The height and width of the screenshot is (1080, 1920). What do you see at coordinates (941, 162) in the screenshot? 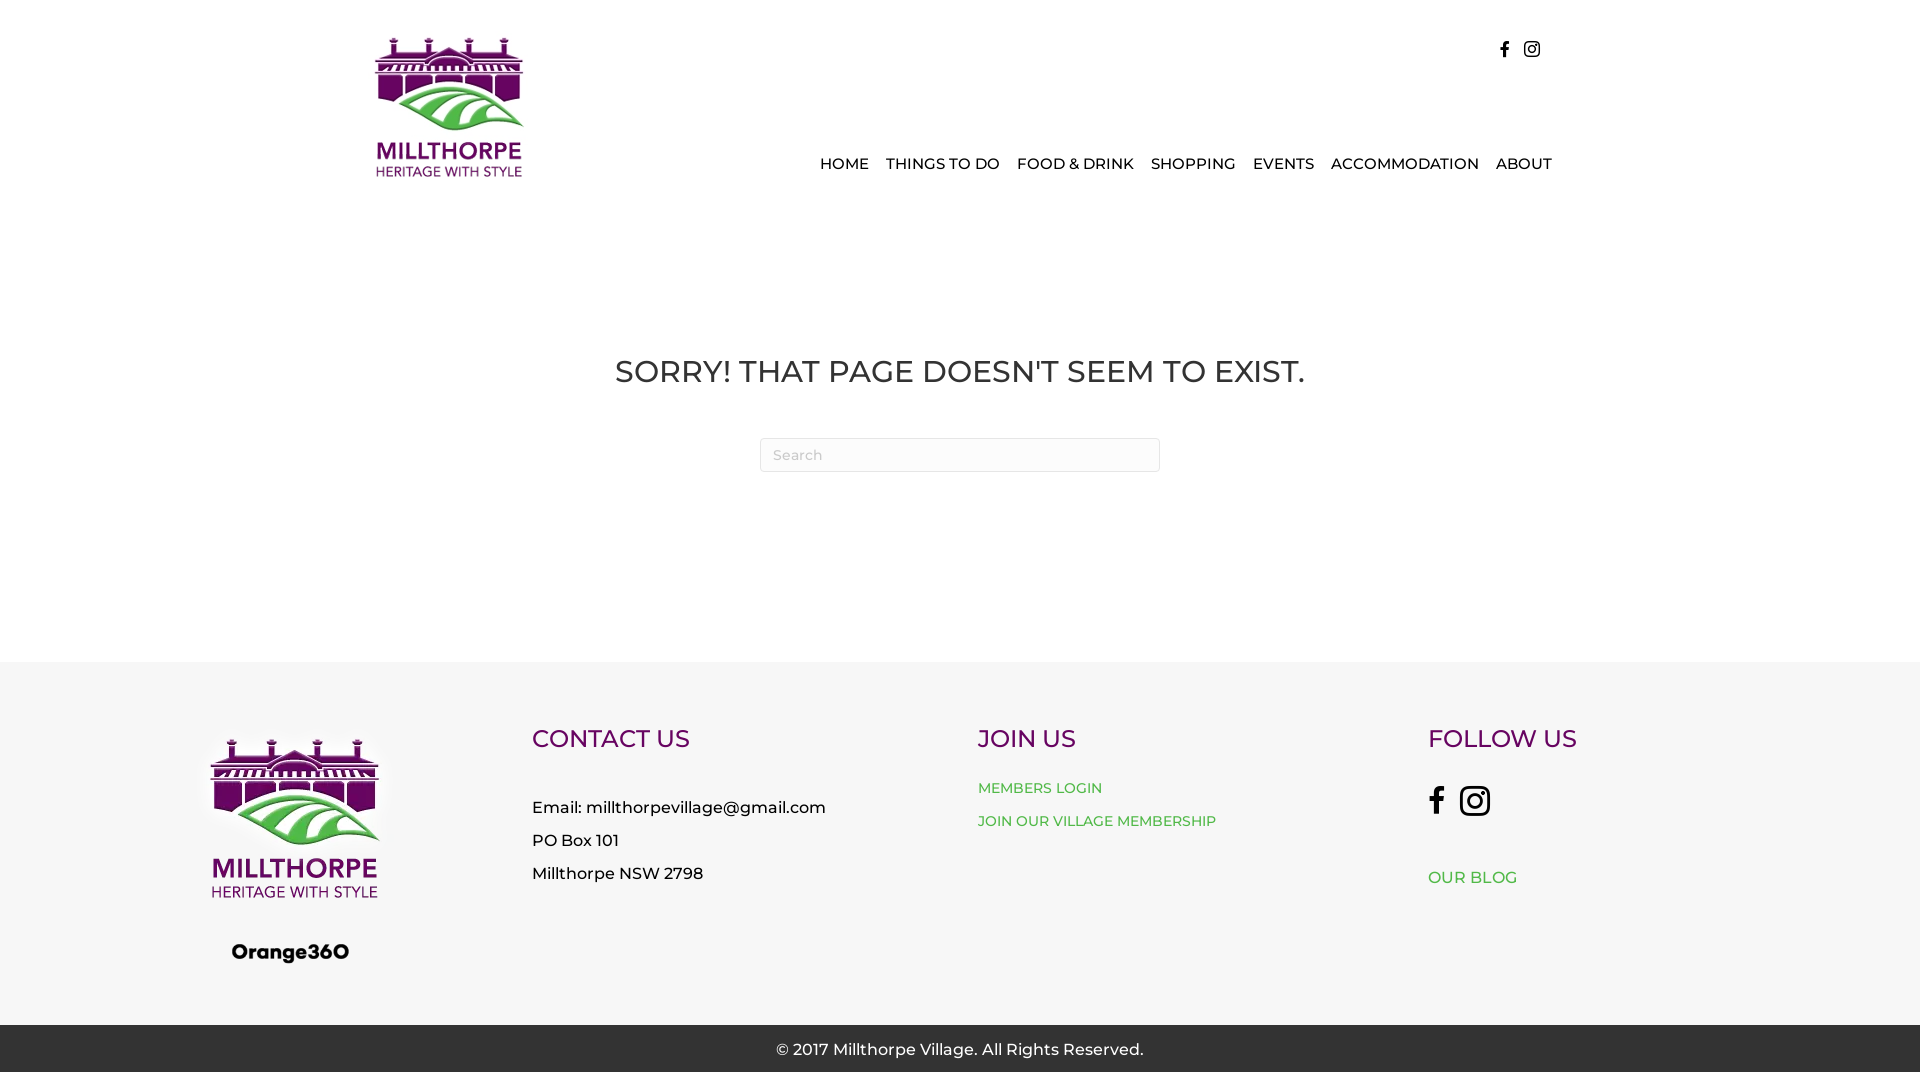
I see `'THINGS TO DO'` at bounding box center [941, 162].